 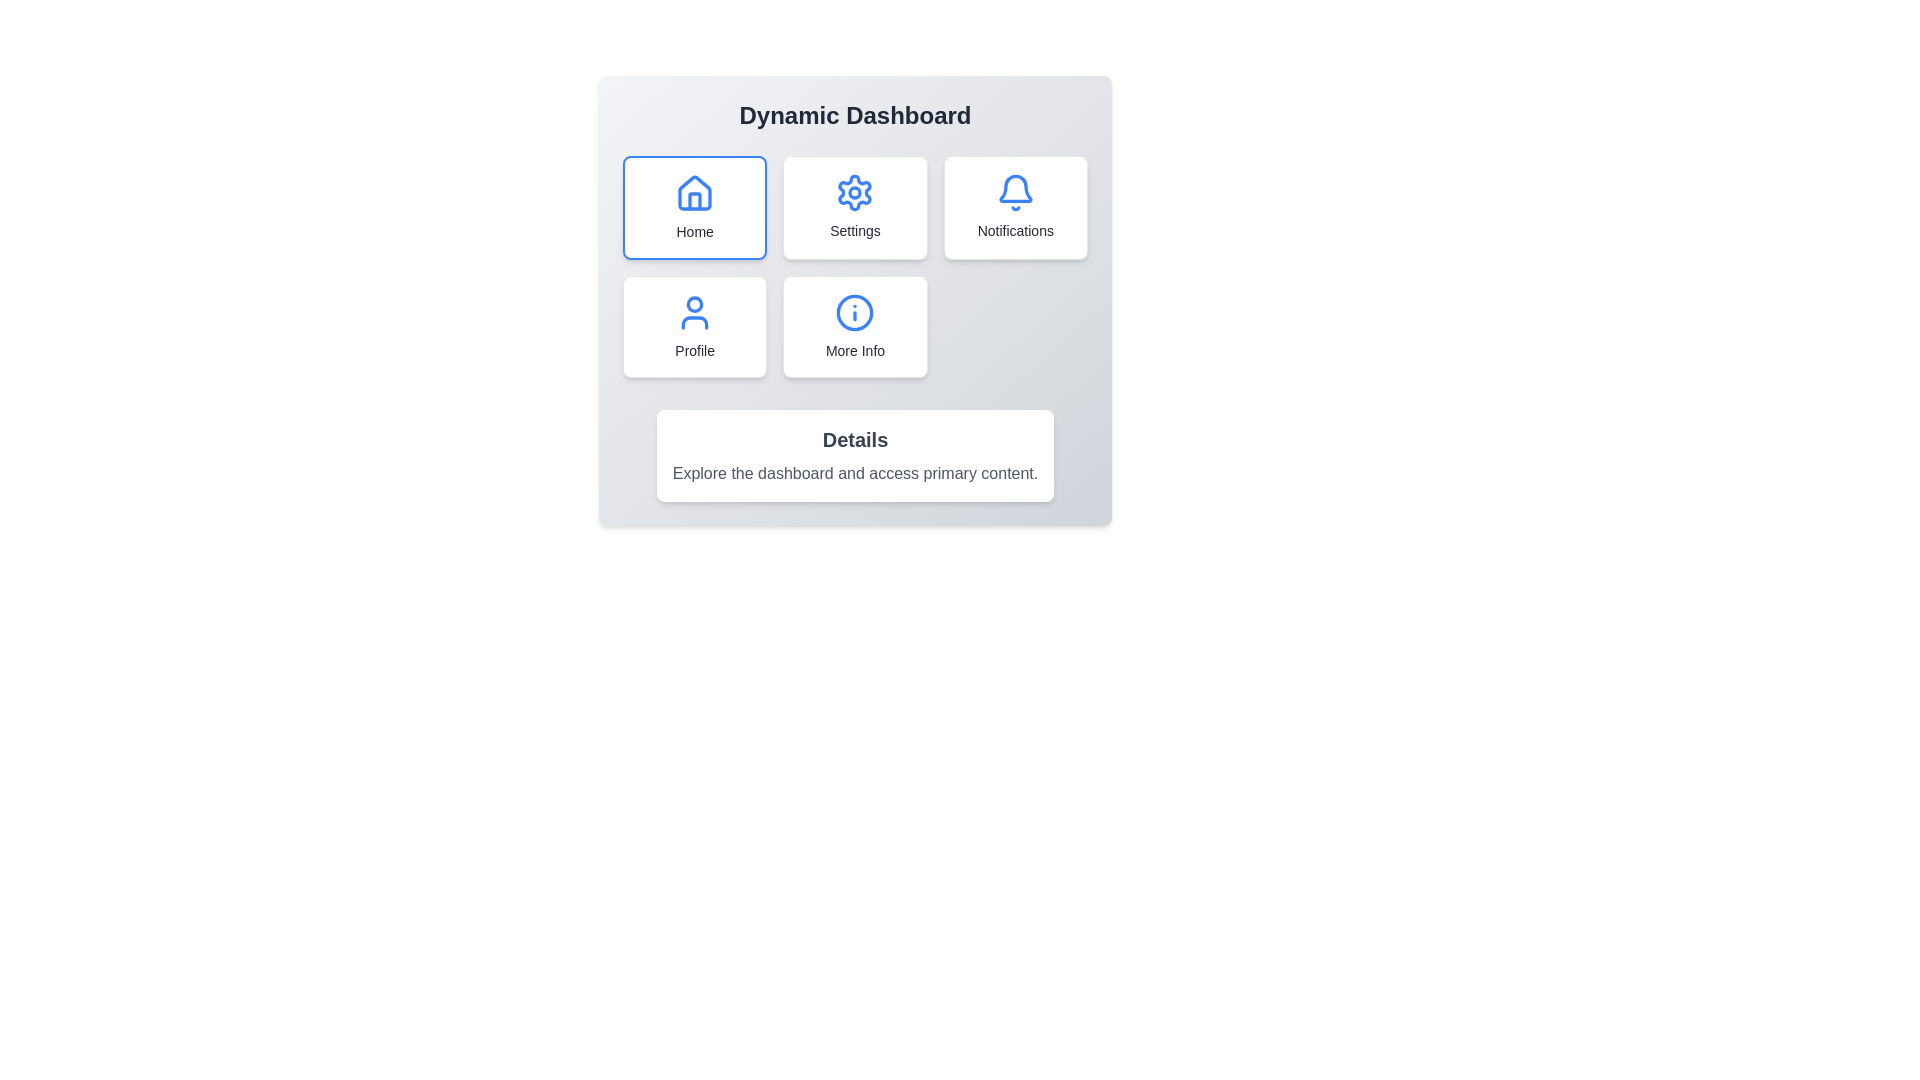 I want to click on the small circular shape located at the center of the gear icon representing settings in the dashboard interface, so click(x=855, y=192).